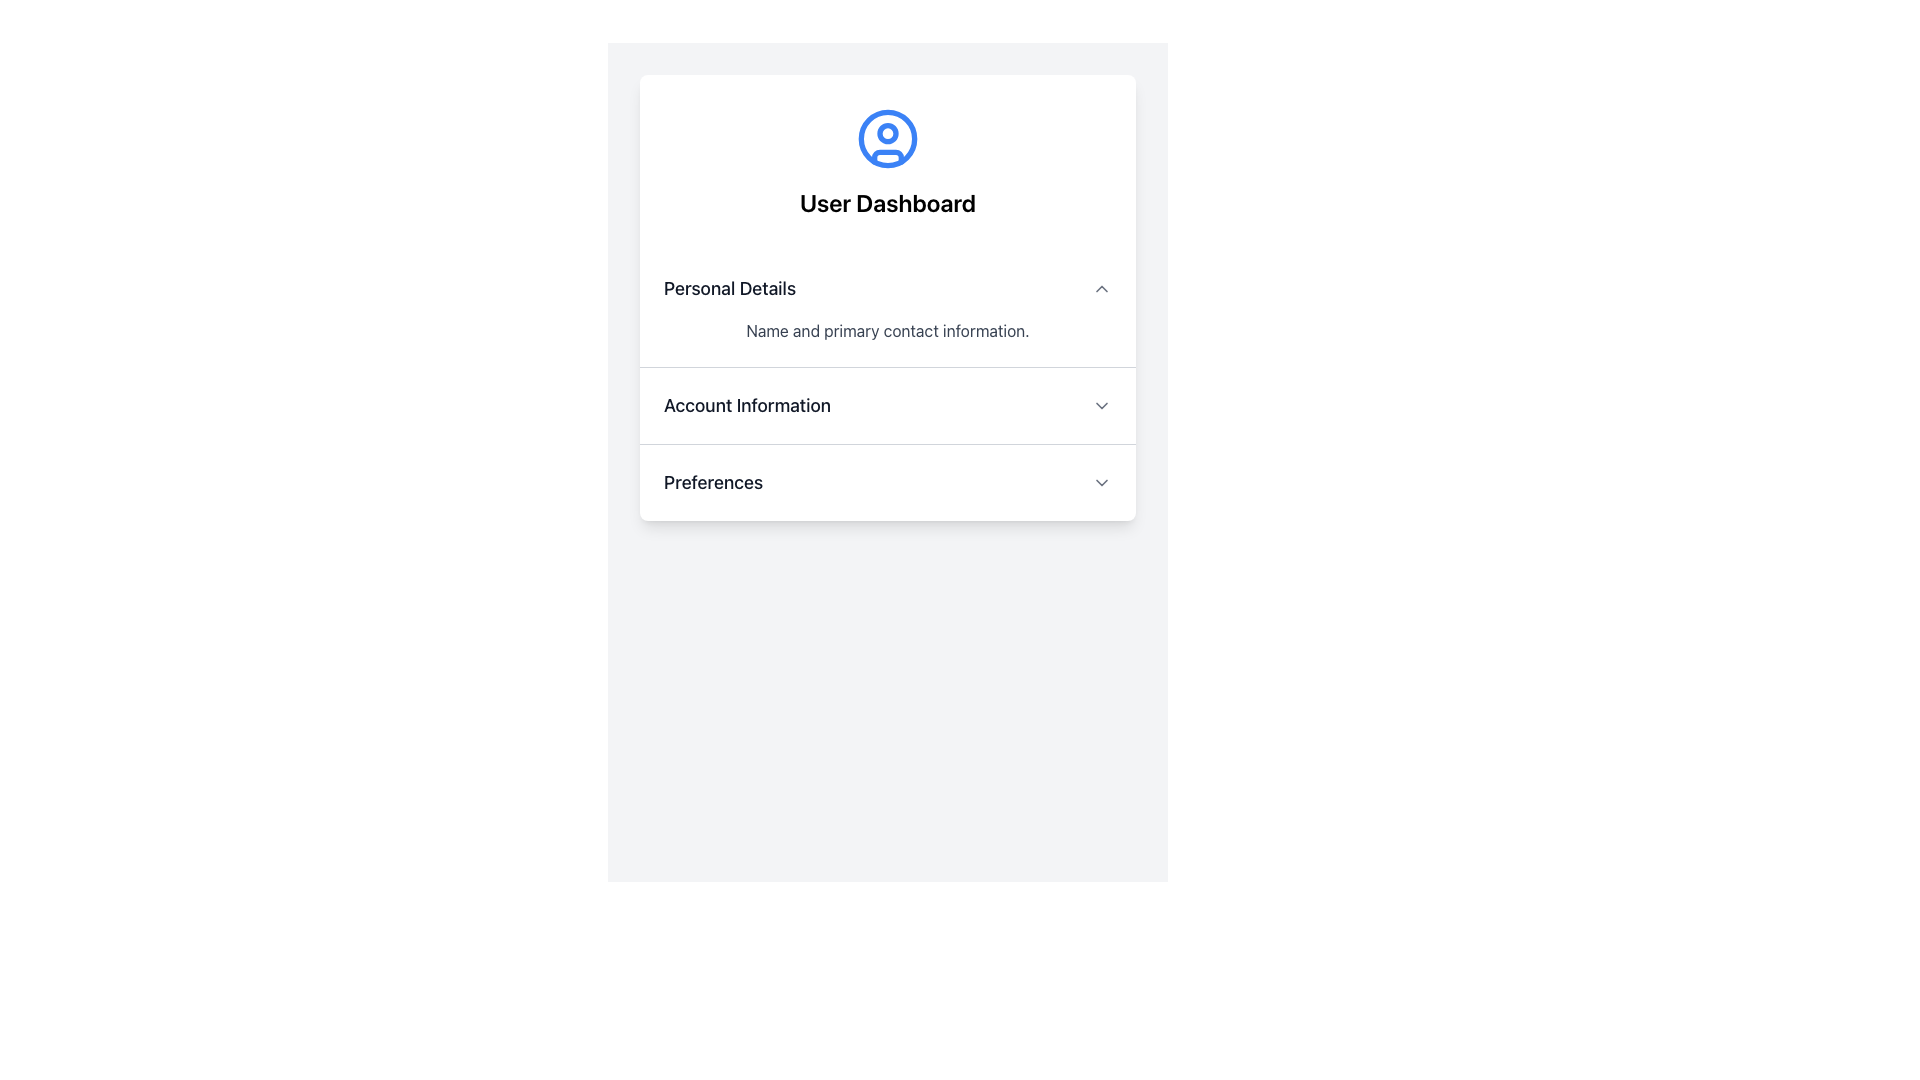 Image resolution: width=1920 pixels, height=1080 pixels. What do you see at coordinates (887, 137) in the screenshot?
I see `the circular boundary of the user icon, which has a blue outline and is located at the top-center of the dashboard card` at bounding box center [887, 137].